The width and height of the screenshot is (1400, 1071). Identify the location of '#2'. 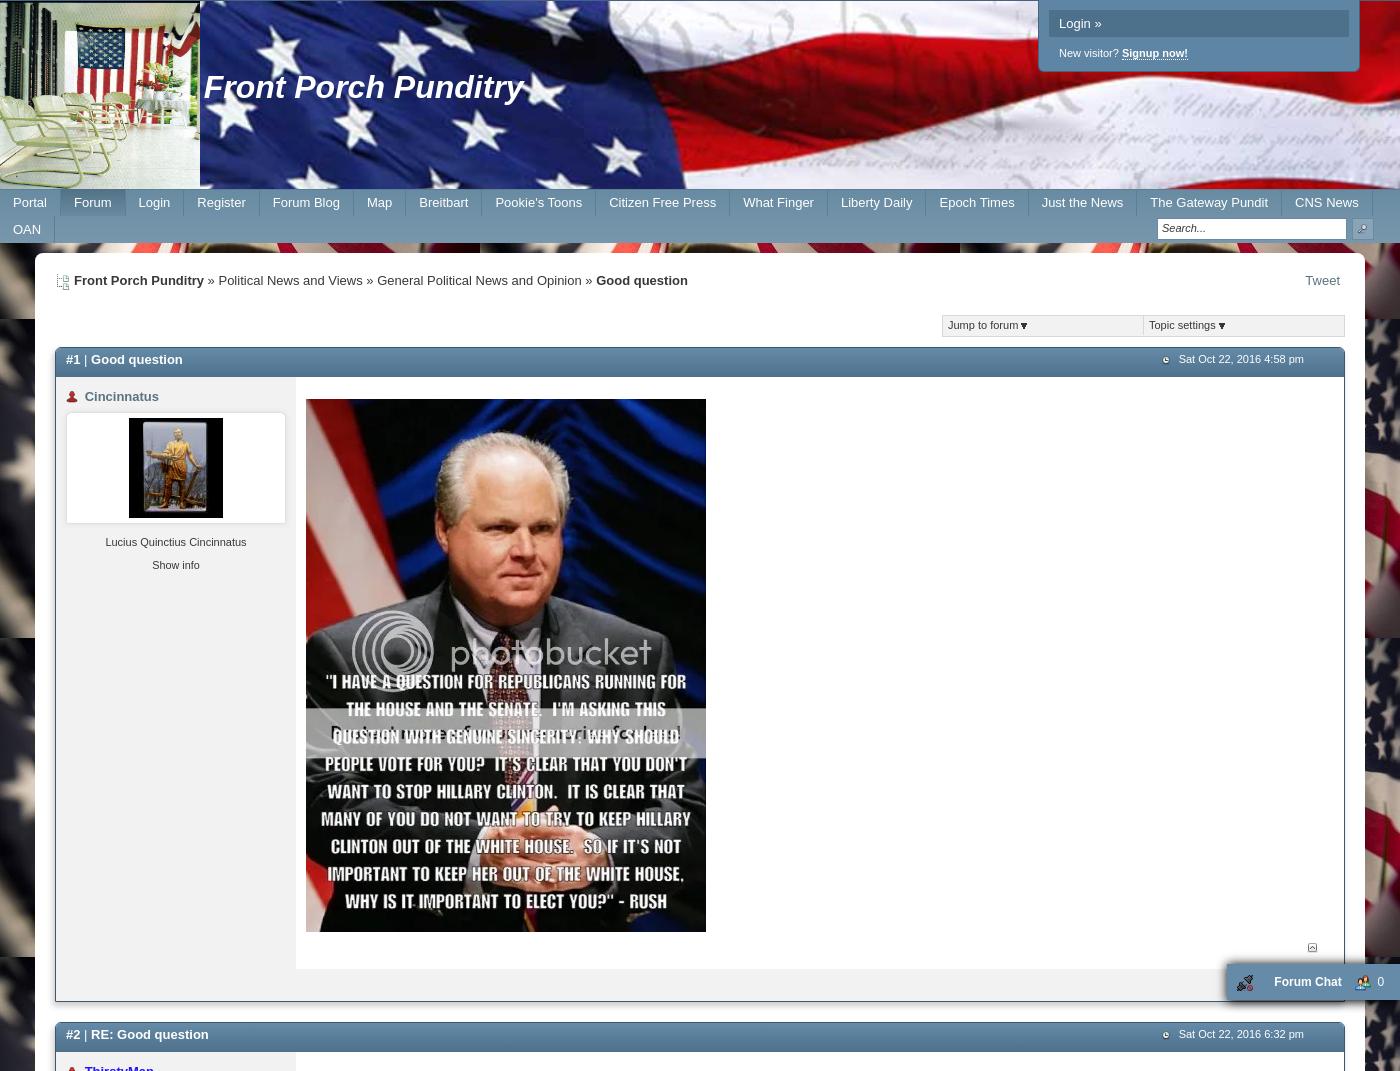
(72, 1034).